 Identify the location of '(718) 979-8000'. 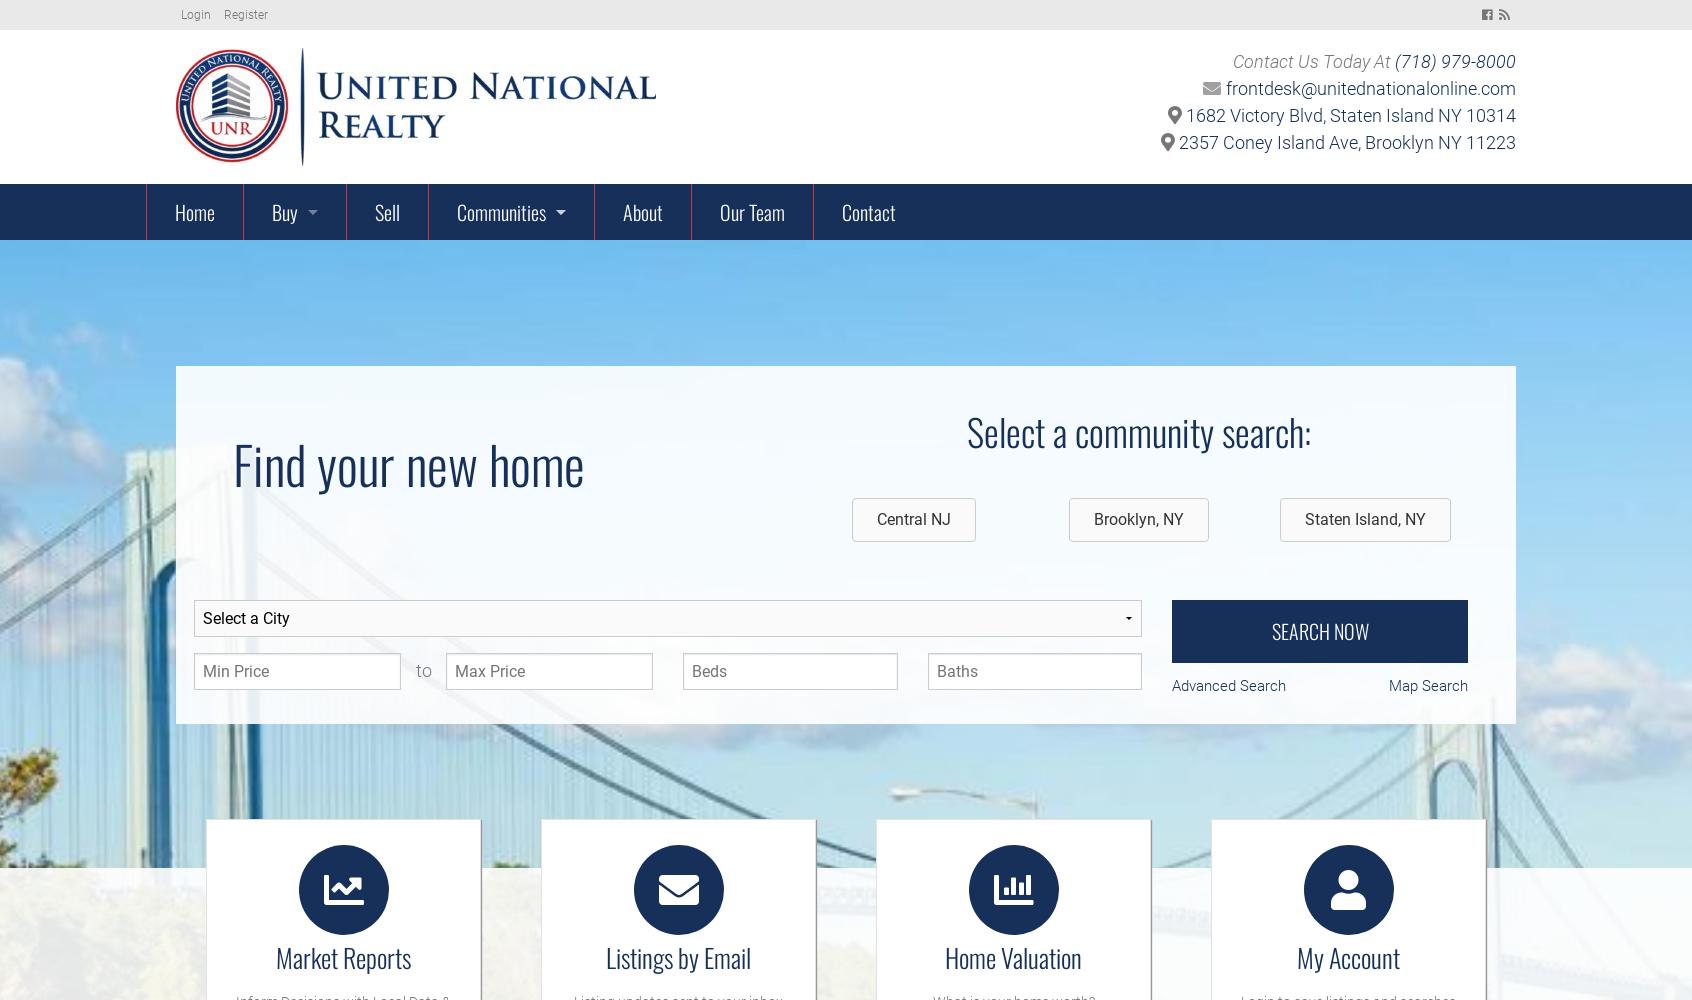
(1395, 61).